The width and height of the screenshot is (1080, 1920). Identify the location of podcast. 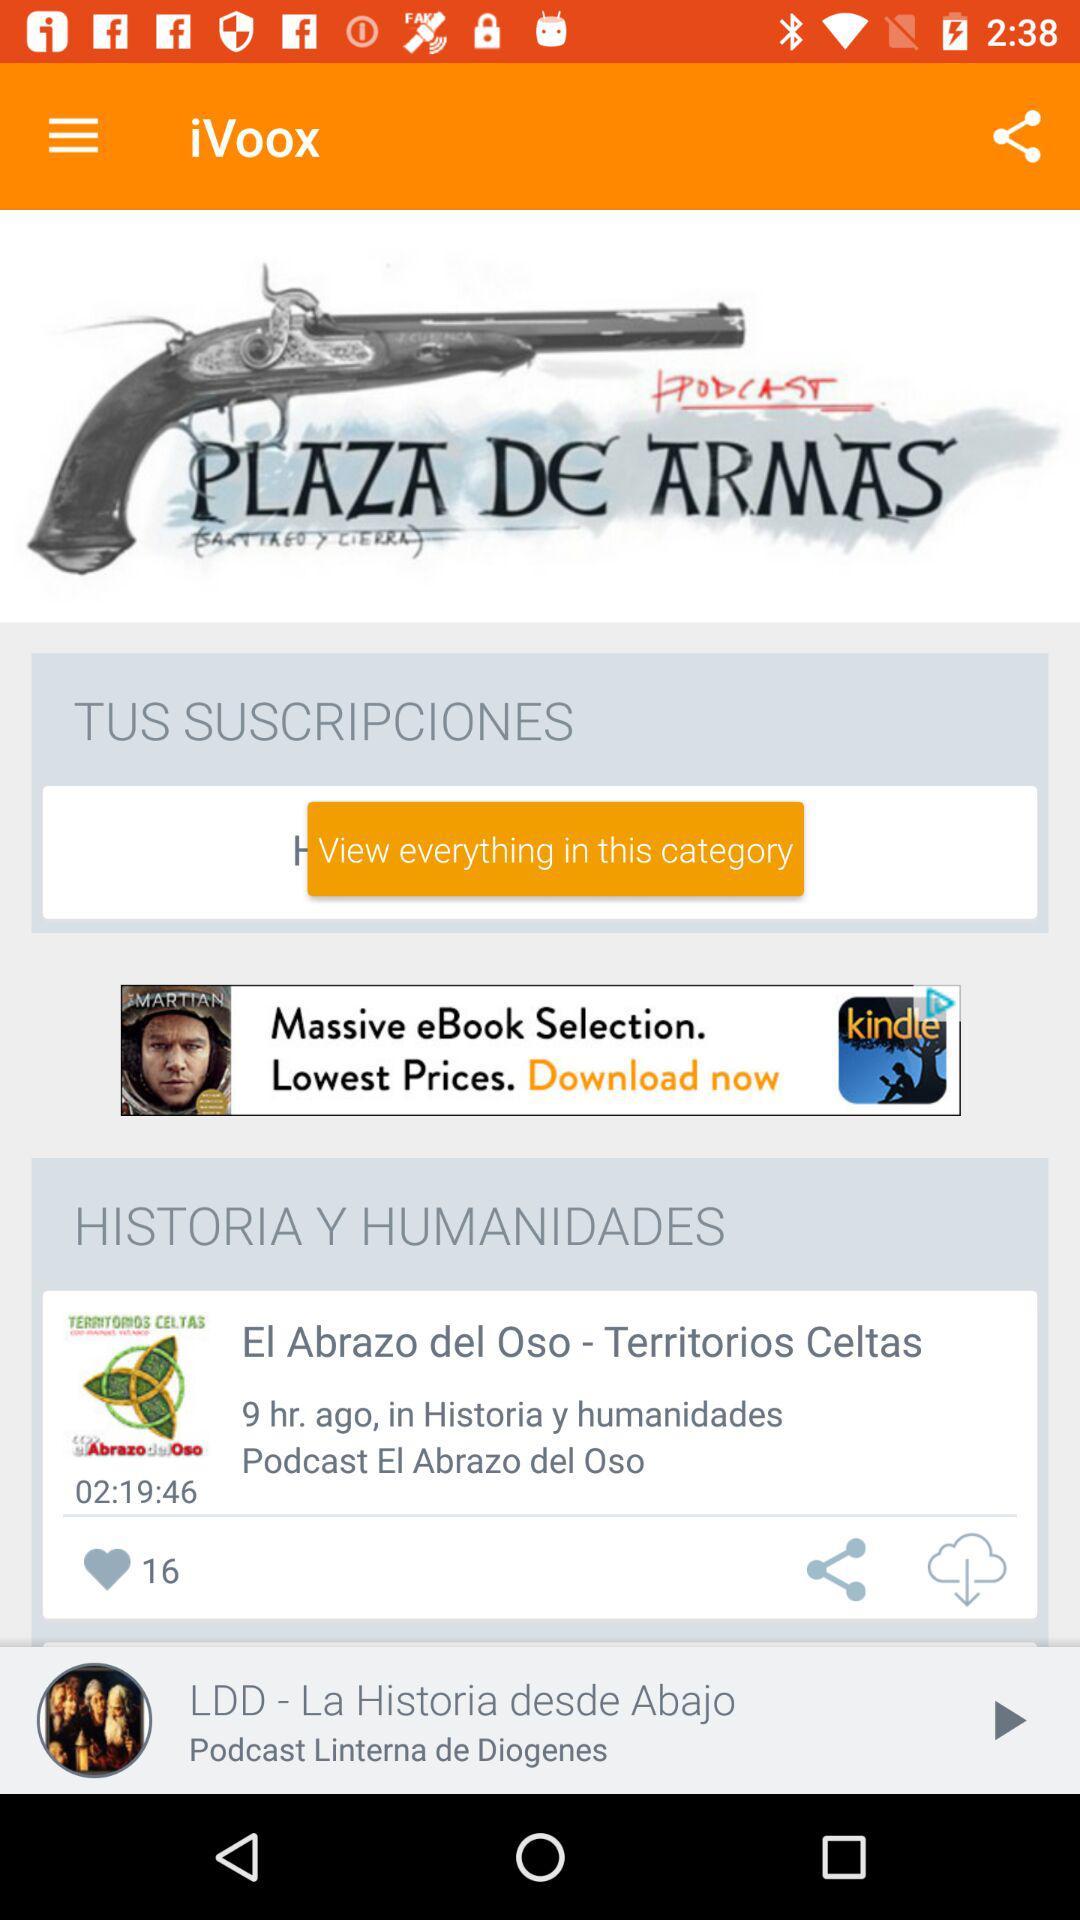
(135, 1384).